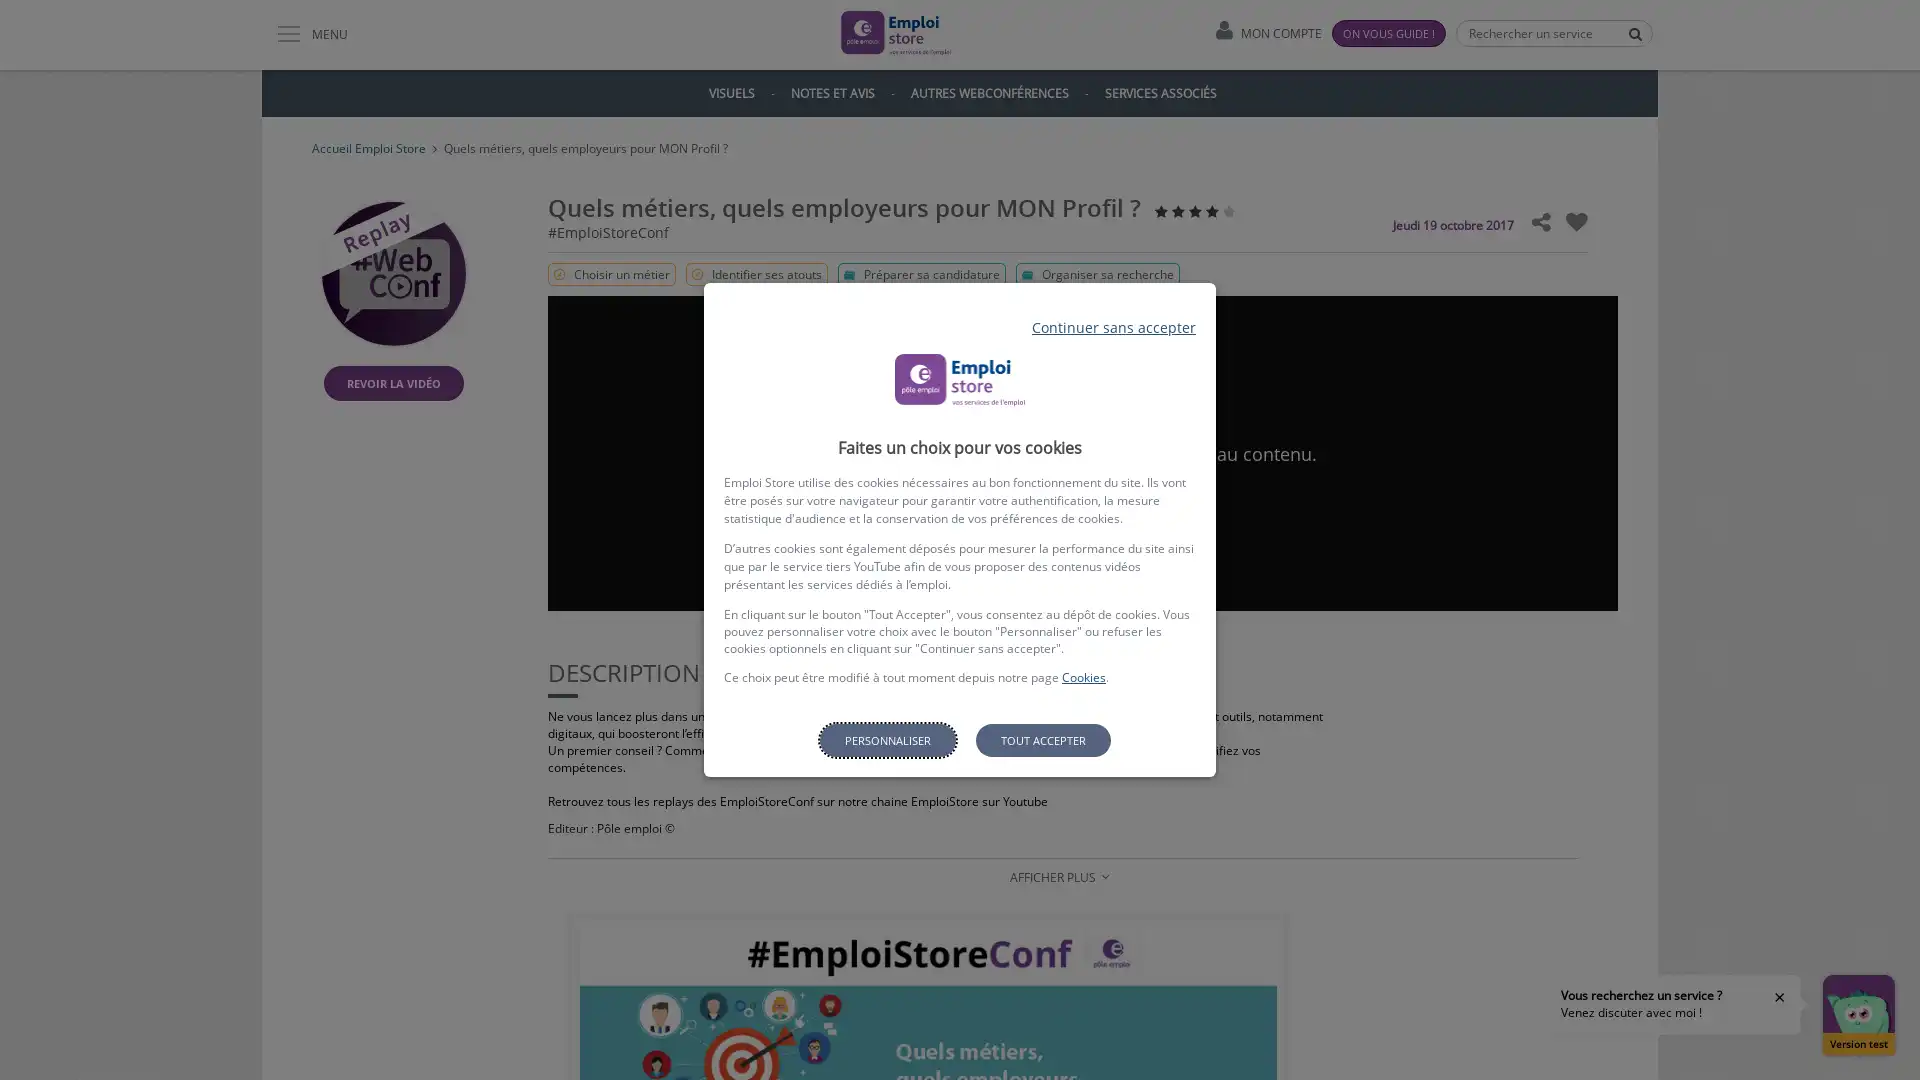 The image size is (1920, 1080). What do you see at coordinates (886, 740) in the screenshot?
I see `Personnaliser les parametres de confidentialite` at bounding box center [886, 740].